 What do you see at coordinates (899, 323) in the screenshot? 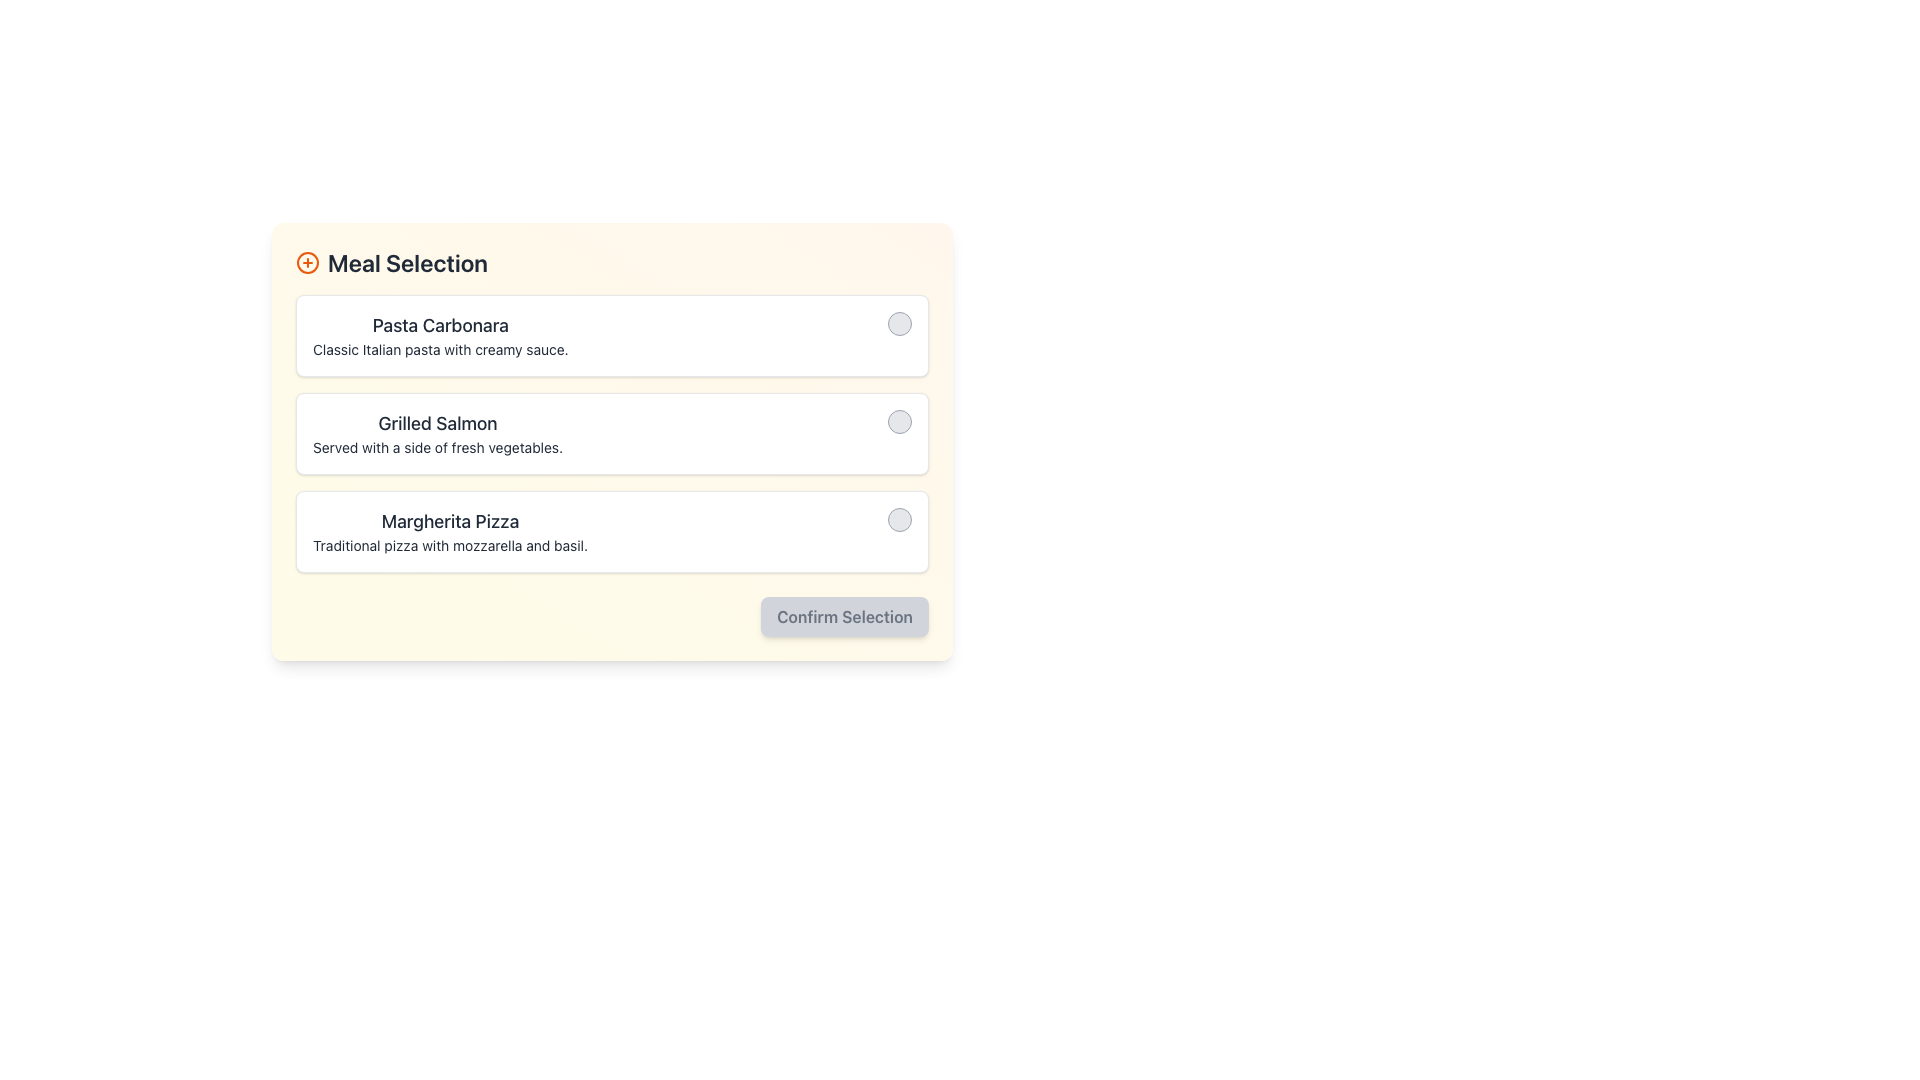
I see `the circular RadioButton with a light gray background and gray border located to the far right of the row containing 'Pasta Carbonara' and its description` at bounding box center [899, 323].